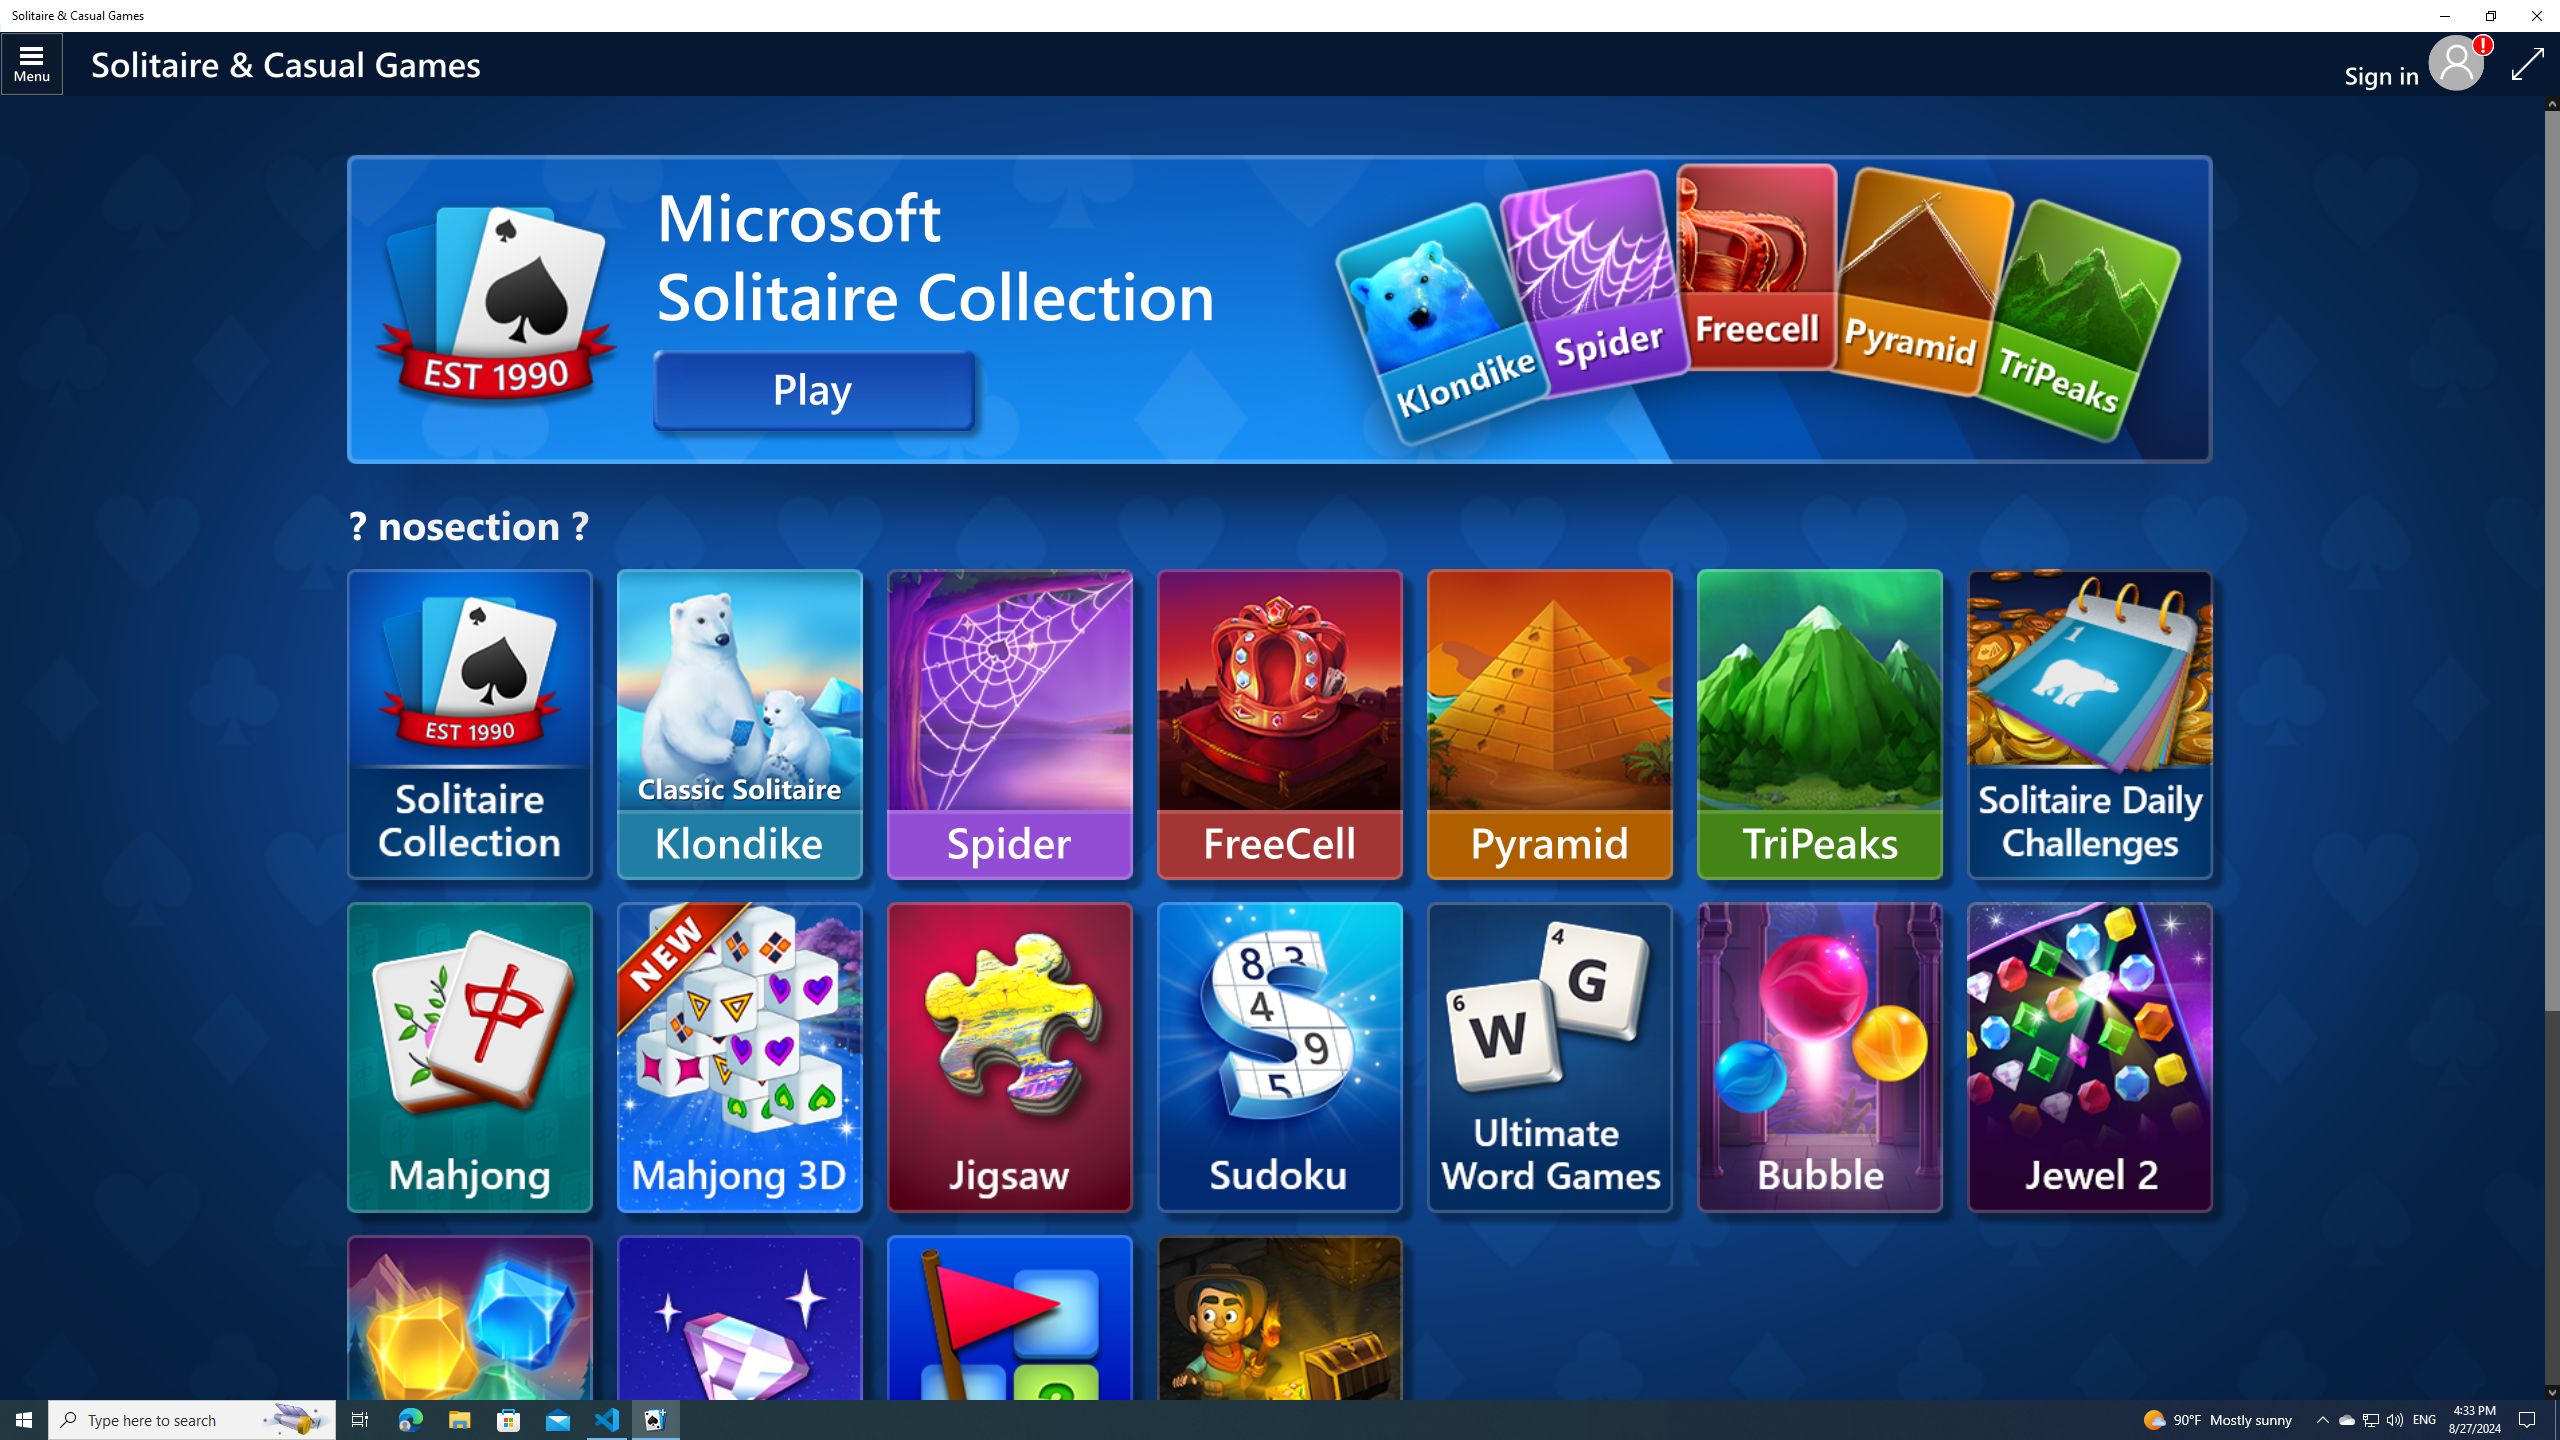 This screenshot has height=1440, width=2560. Describe the element at coordinates (1008, 1056) in the screenshot. I see `'Microsoft Jigsaw'` at that location.